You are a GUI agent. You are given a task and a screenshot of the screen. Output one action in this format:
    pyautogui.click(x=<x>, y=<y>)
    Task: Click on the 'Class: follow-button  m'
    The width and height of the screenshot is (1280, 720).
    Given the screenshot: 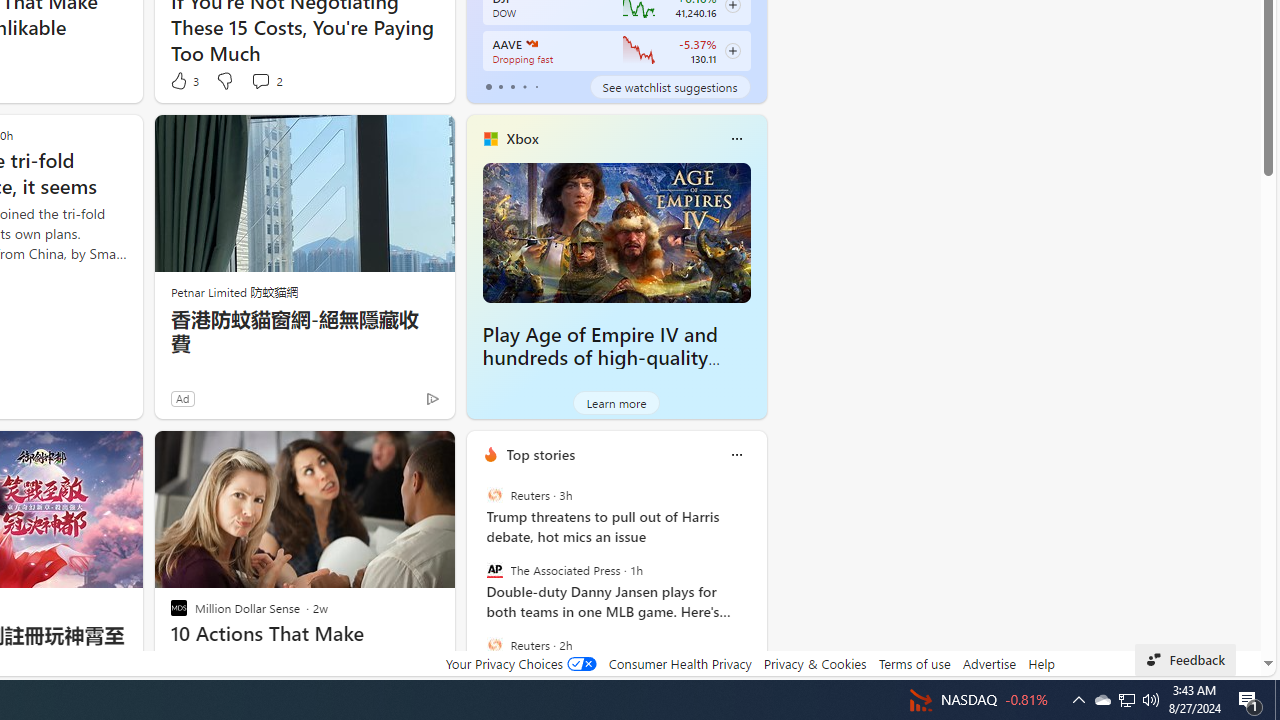 What is the action you would take?
    pyautogui.click(x=731, y=50)
    